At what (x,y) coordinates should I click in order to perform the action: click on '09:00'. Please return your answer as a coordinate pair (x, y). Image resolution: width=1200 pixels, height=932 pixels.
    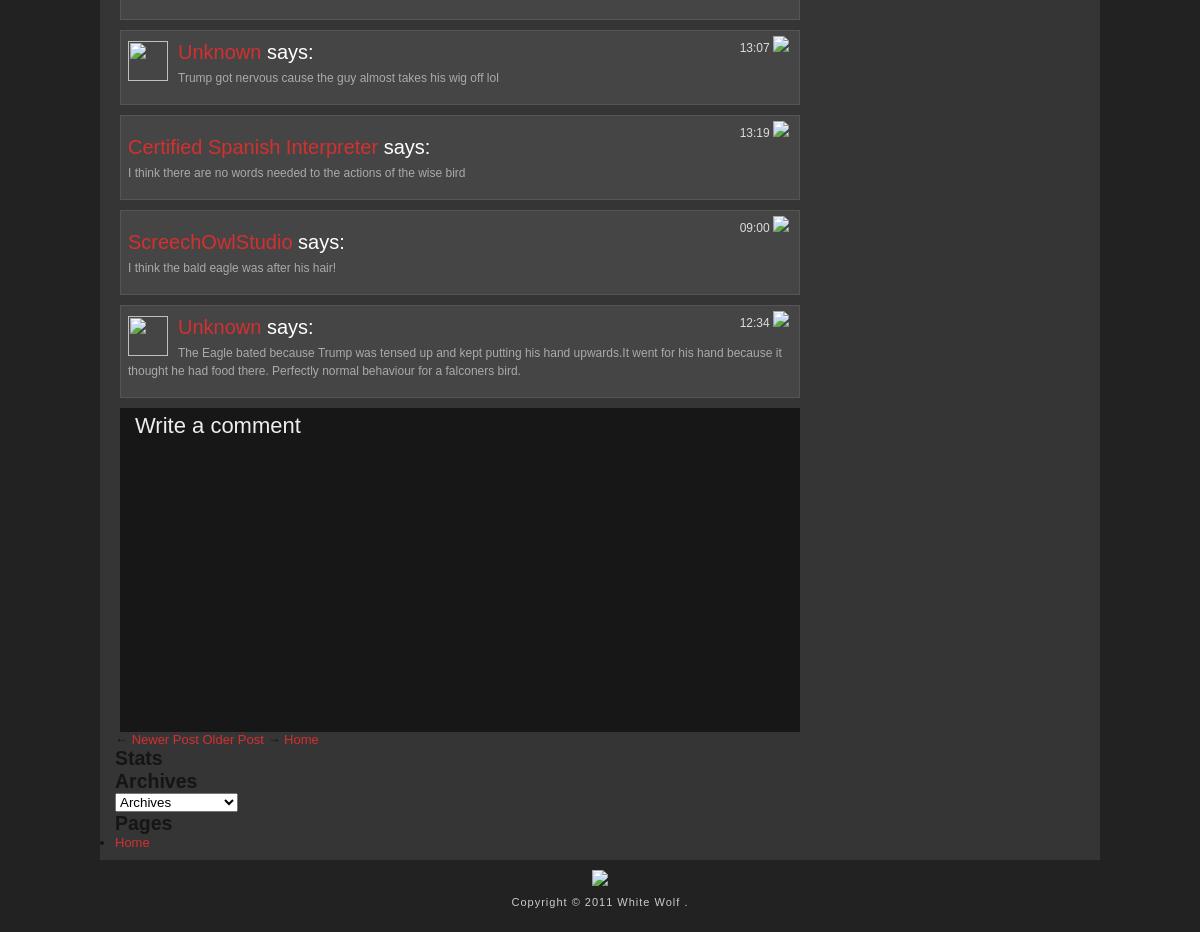
    Looking at the image, I should click on (755, 227).